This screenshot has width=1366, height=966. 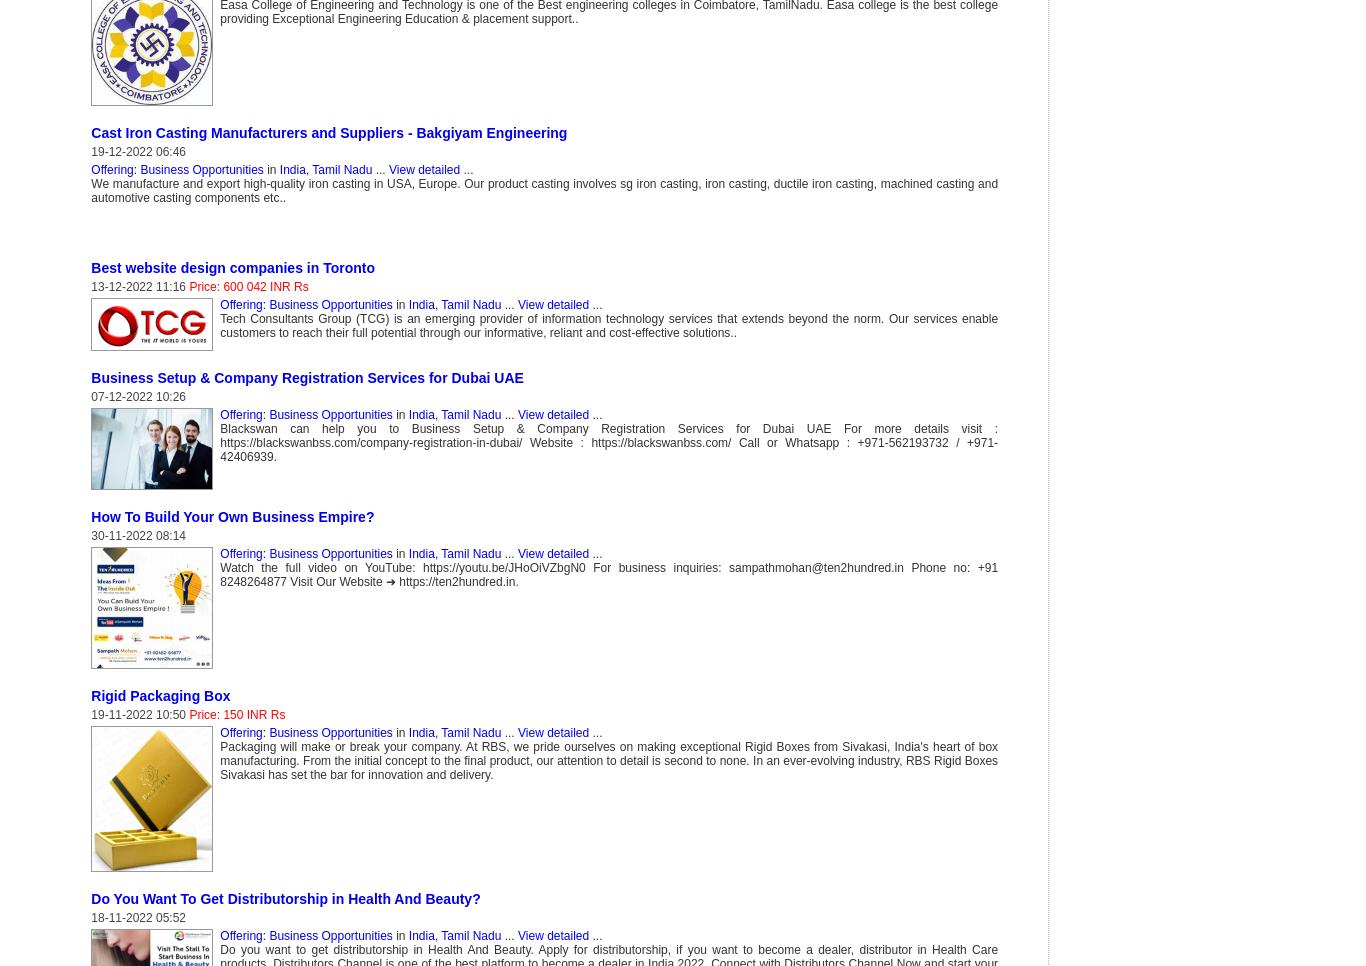 What do you see at coordinates (607, 326) in the screenshot?
I see `'Tech Consultants Group (TCG) is an emerging provider of information technology services that extends beyond the norm. Our services enable customers to reach their full potential through our informative,  reliant and cost-effective solutions..'` at bounding box center [607, 326].